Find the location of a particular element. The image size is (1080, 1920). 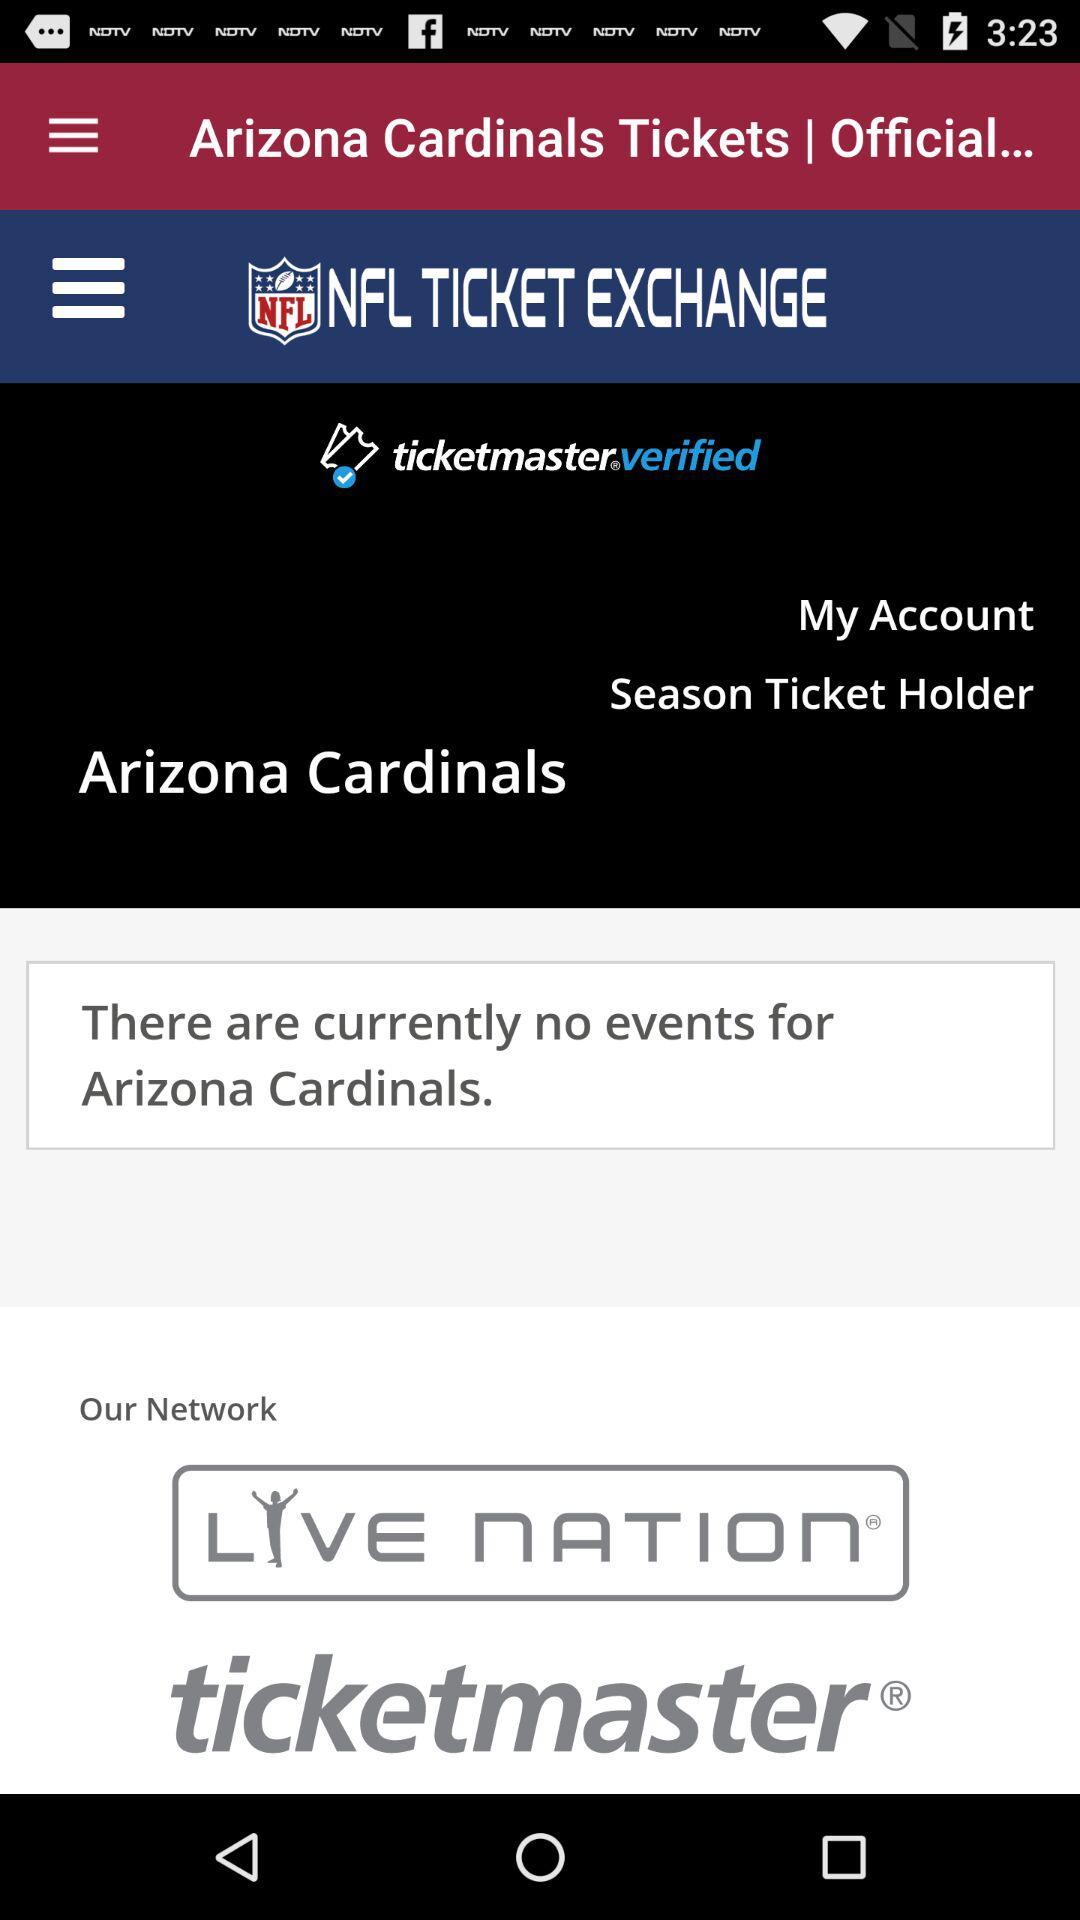

navigation area is located at coordinates (540, 1002).